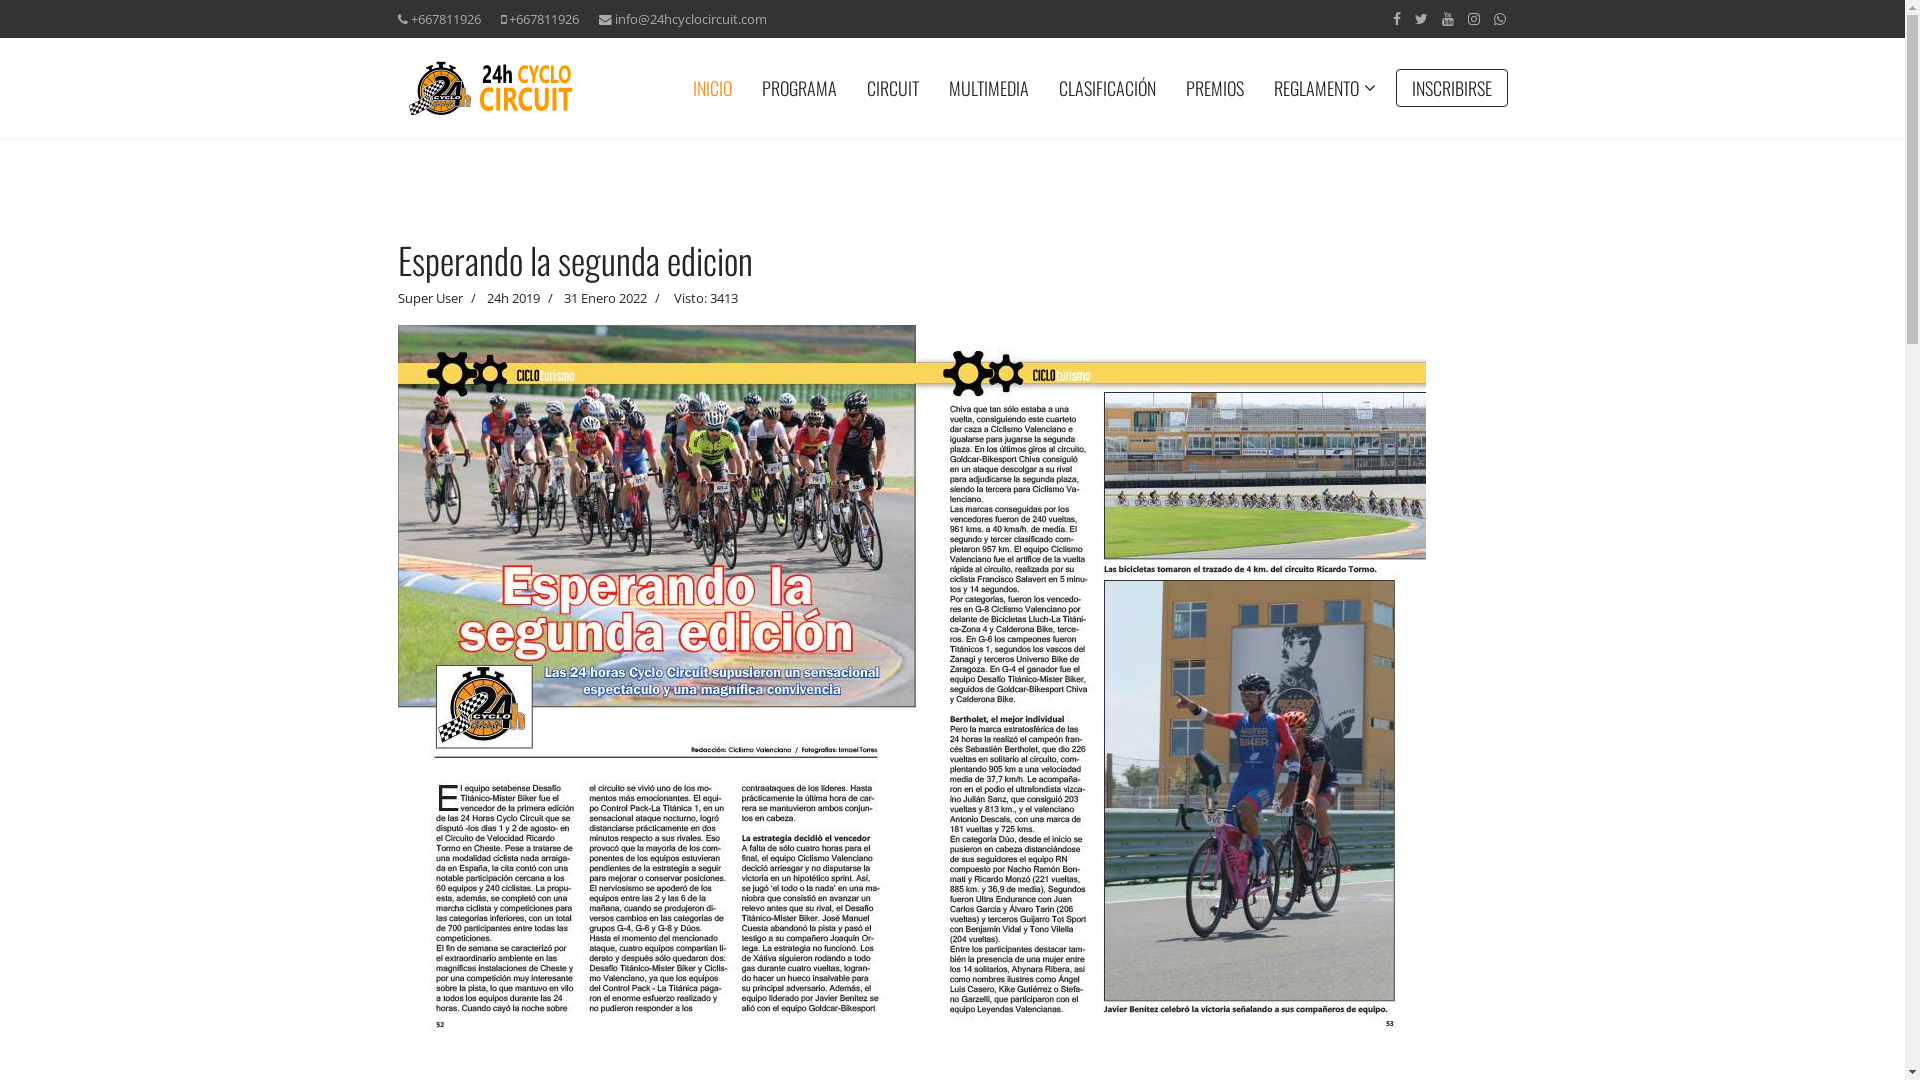  What do you see at coordinates (891, 87) in the screenshot?
I see `'CIRCUIT'` at bounding box center [891, 87].